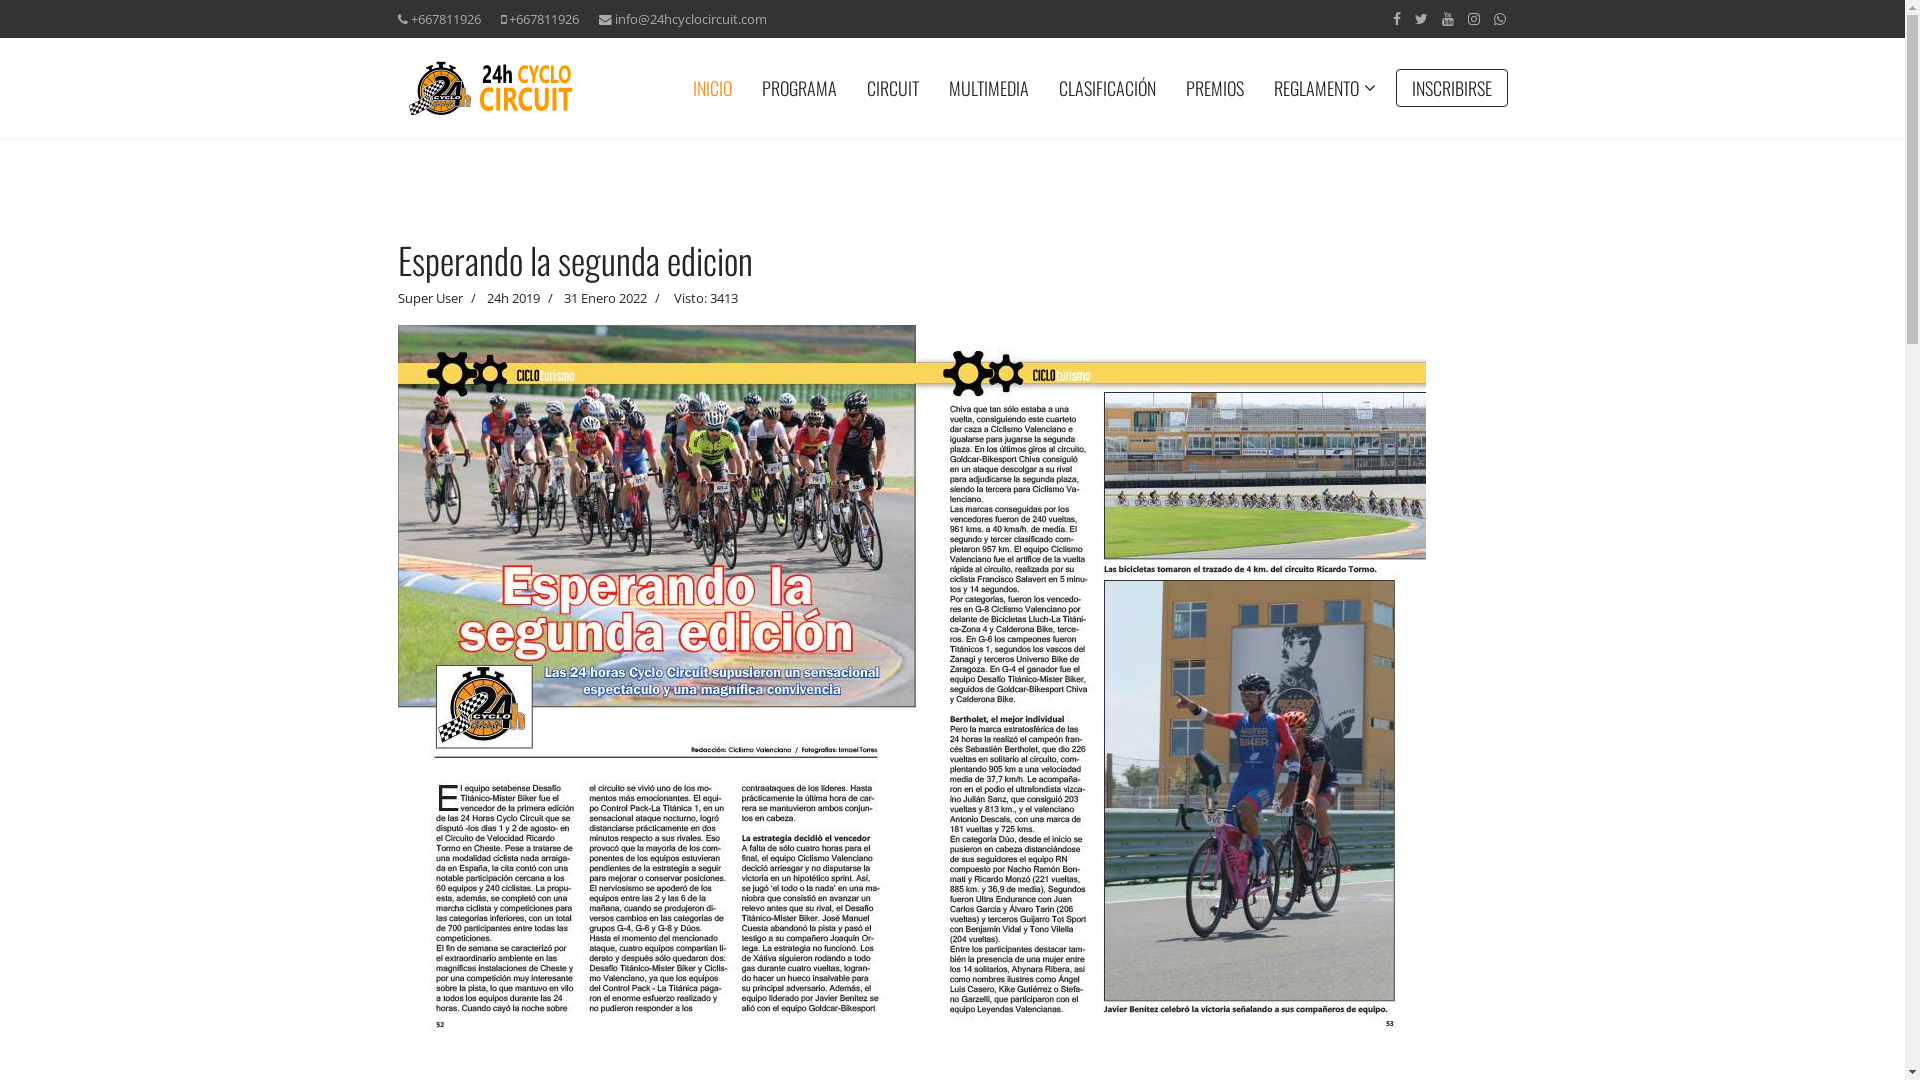  What do you see at coordinates (891, 87) in the screenshot?
I see `'CIRCUIT'` at bounding box center [891, 87].